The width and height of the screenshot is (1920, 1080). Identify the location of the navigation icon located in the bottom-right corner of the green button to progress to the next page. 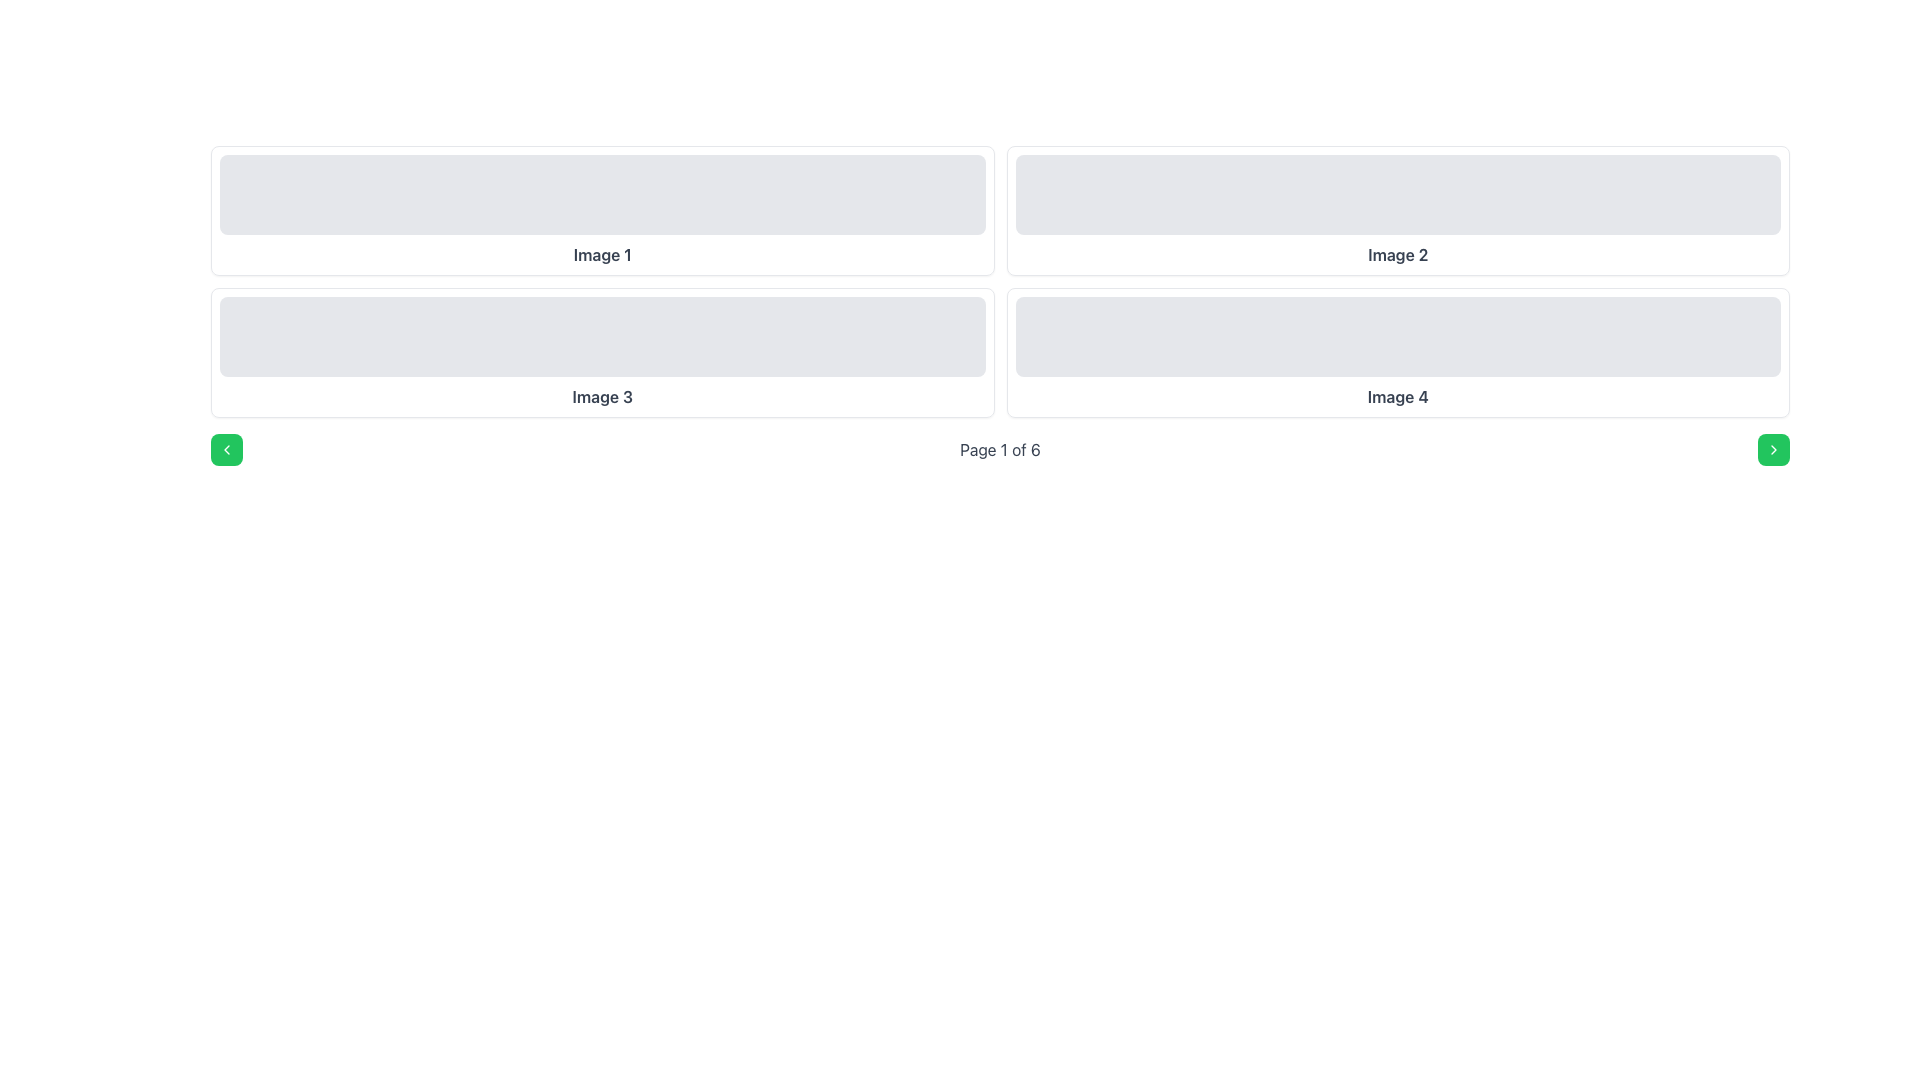
(1774, 450).